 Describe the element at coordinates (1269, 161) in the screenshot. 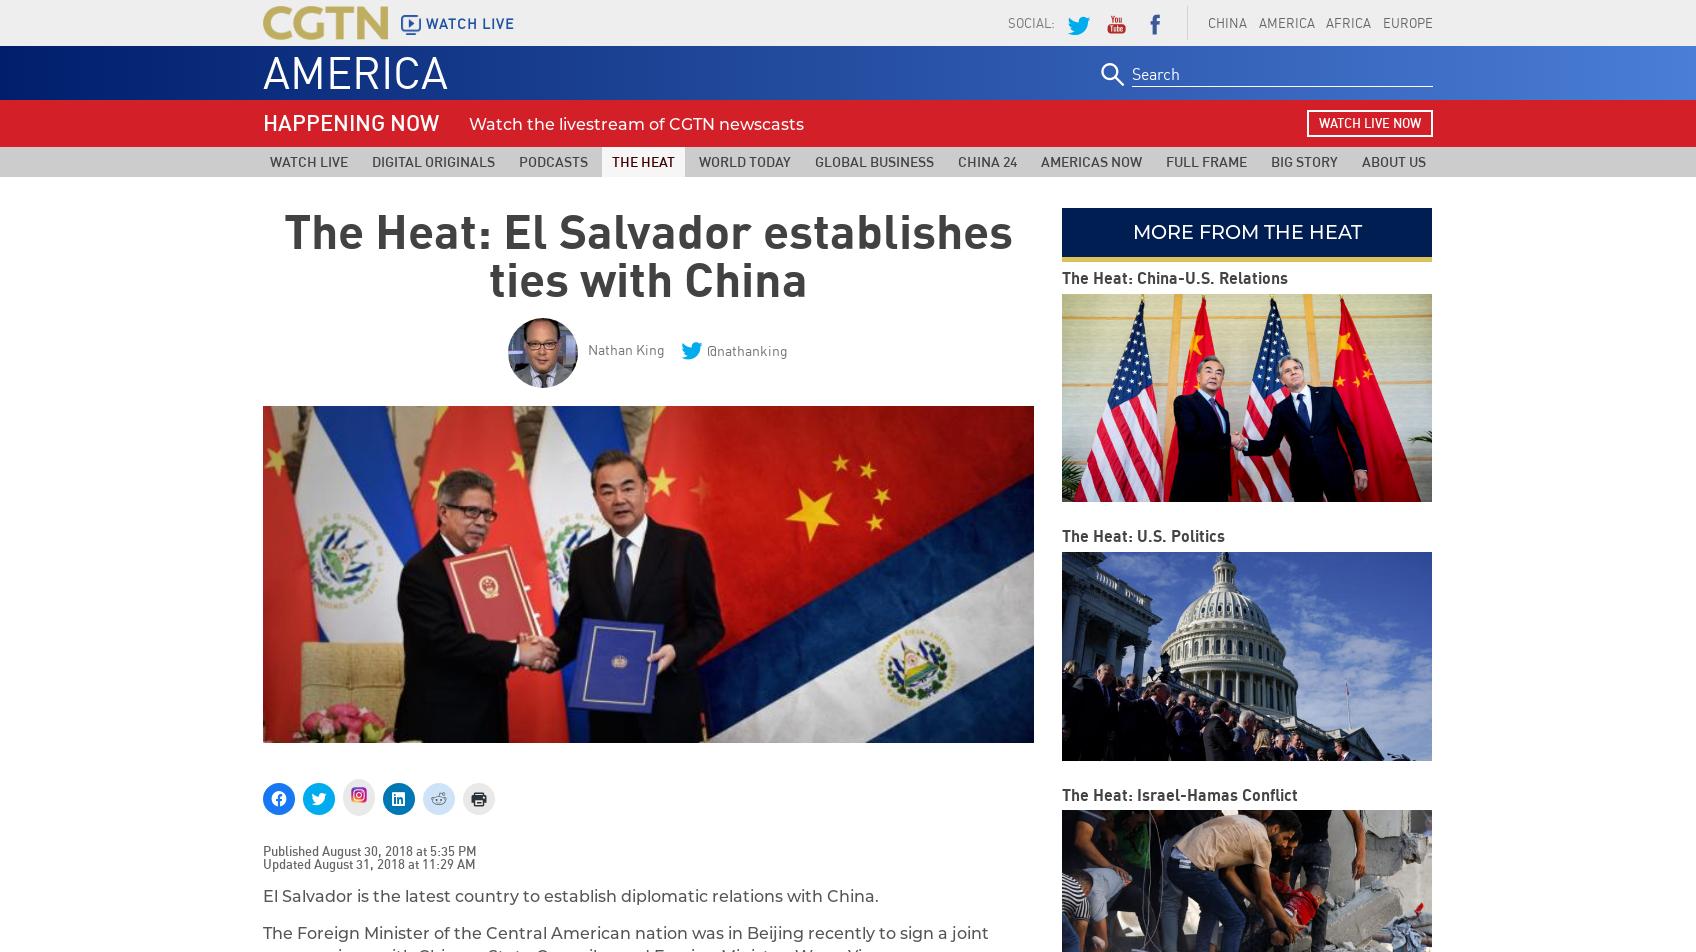

I see `'Big Story'` at that location.